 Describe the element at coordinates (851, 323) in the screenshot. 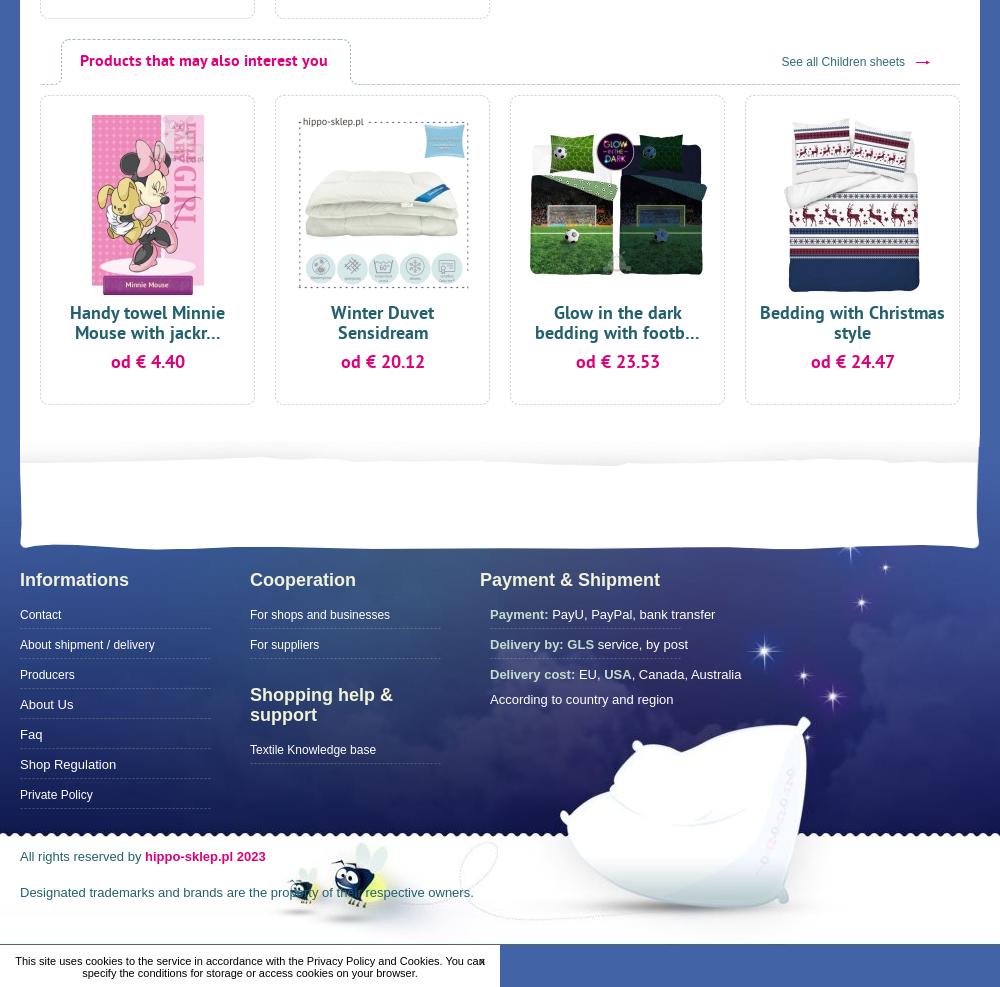

I see `'Bedding with Christmas style'` at that location.